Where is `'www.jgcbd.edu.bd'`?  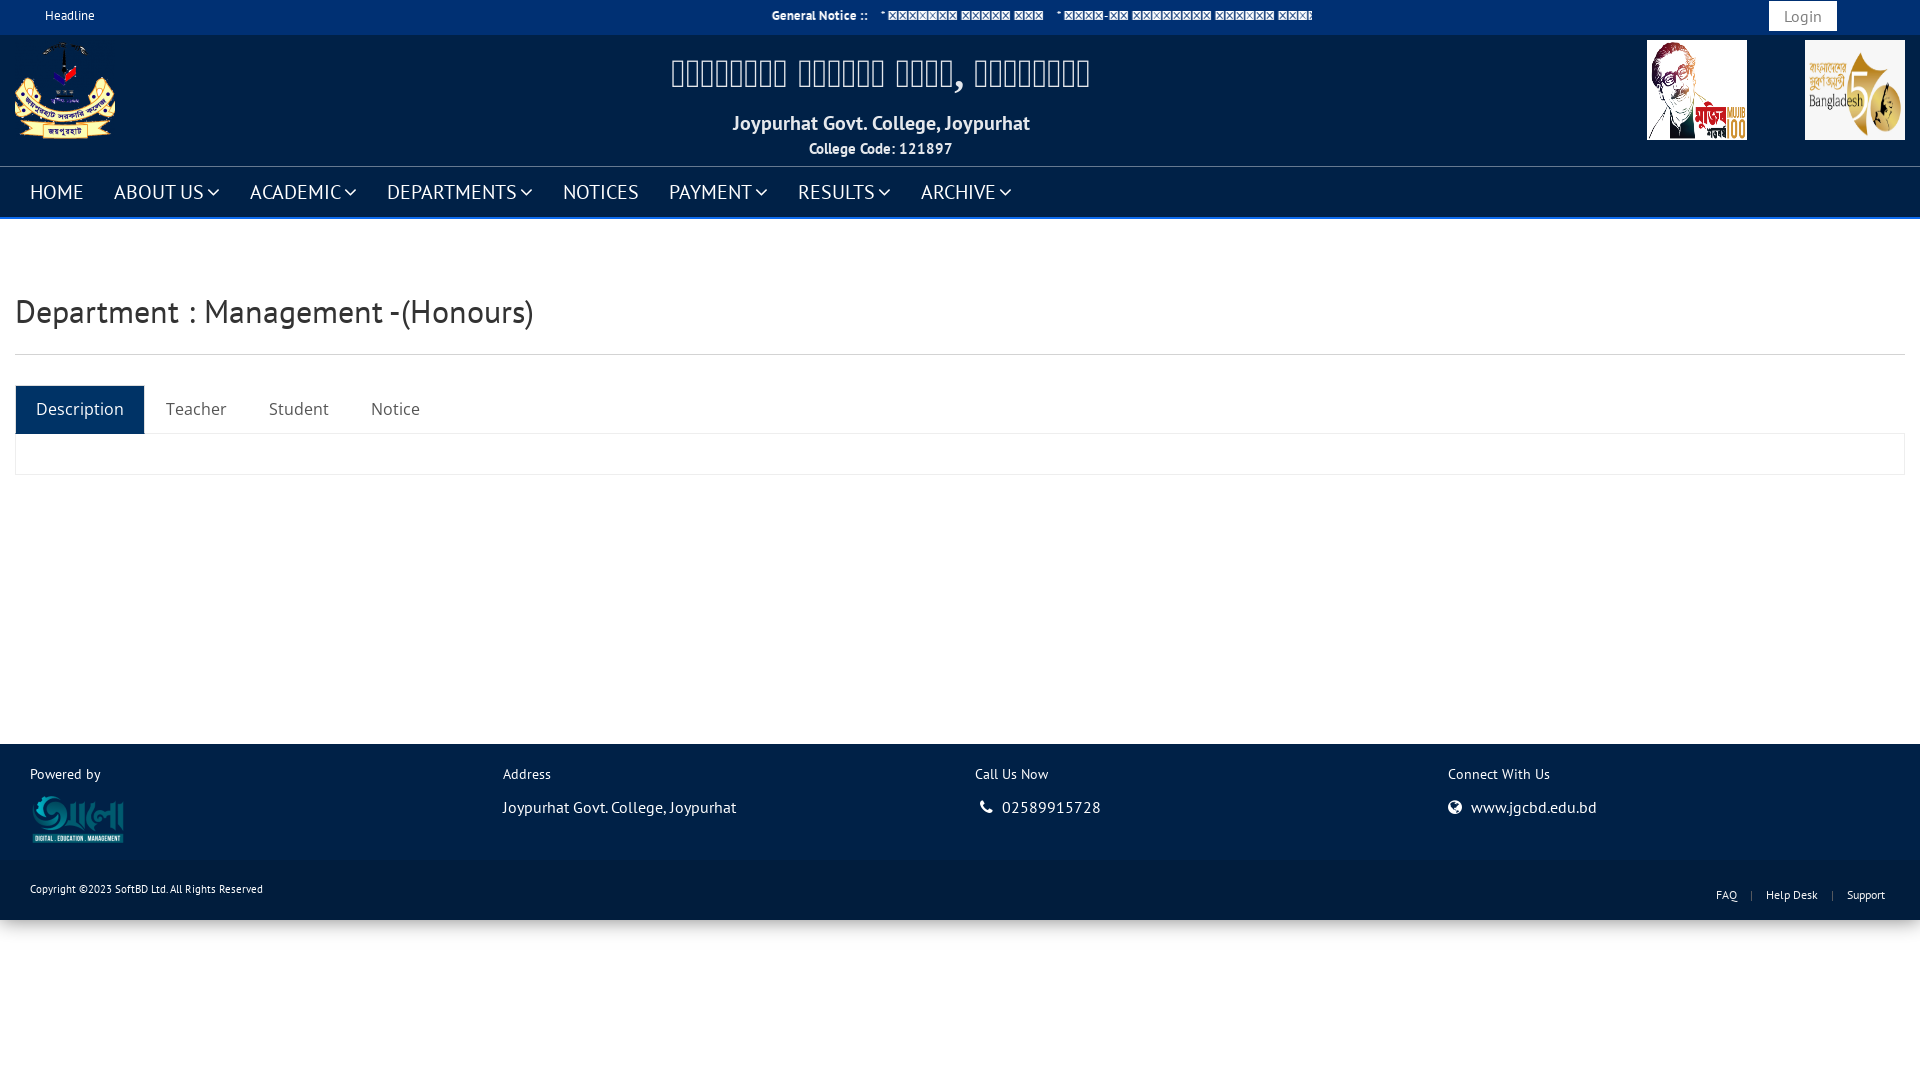 'www.jgcbd.edu.bd' is located at coordinates (1531, 805).